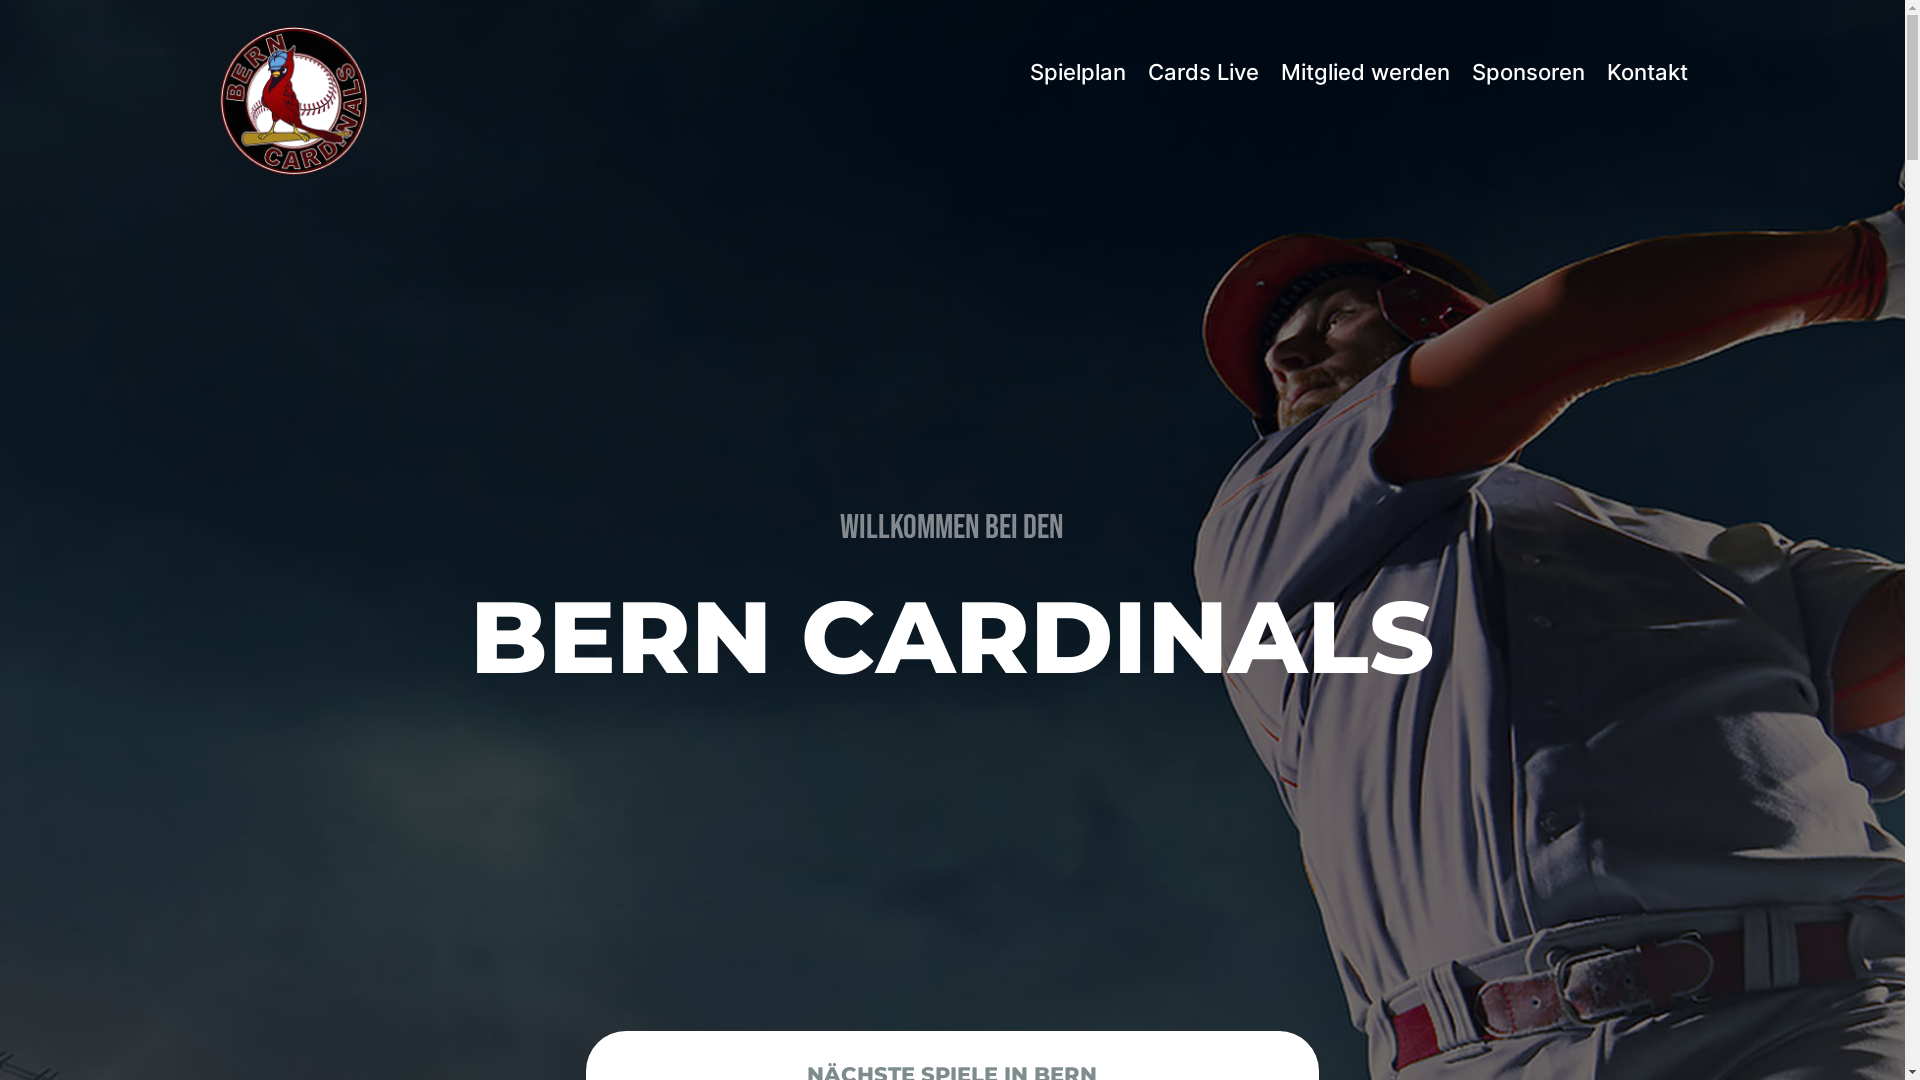  Describe the element at coordinates (1364, 71) in the screenshot. I see `'Mitglied werden'` at that location.